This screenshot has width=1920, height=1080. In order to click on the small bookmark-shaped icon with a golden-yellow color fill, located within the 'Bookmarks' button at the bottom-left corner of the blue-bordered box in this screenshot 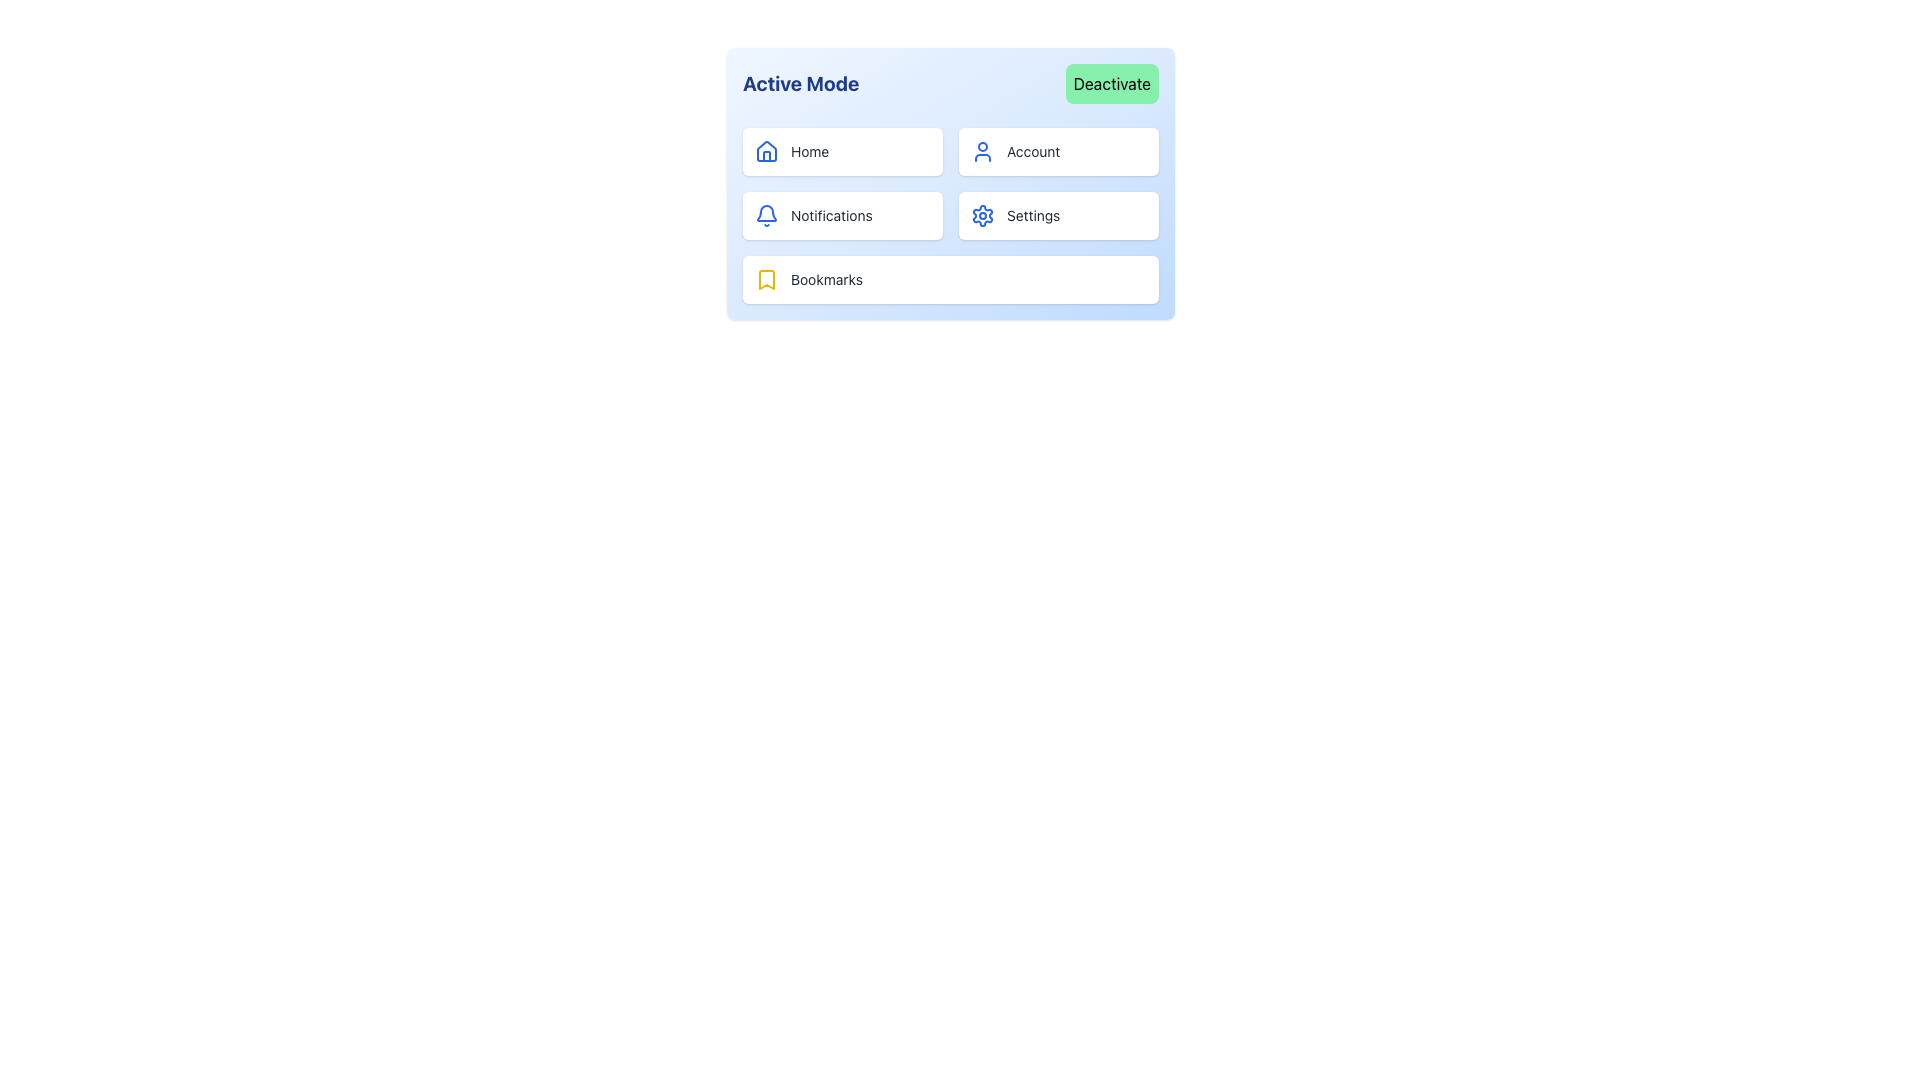, I will do `click(766, 280)`.